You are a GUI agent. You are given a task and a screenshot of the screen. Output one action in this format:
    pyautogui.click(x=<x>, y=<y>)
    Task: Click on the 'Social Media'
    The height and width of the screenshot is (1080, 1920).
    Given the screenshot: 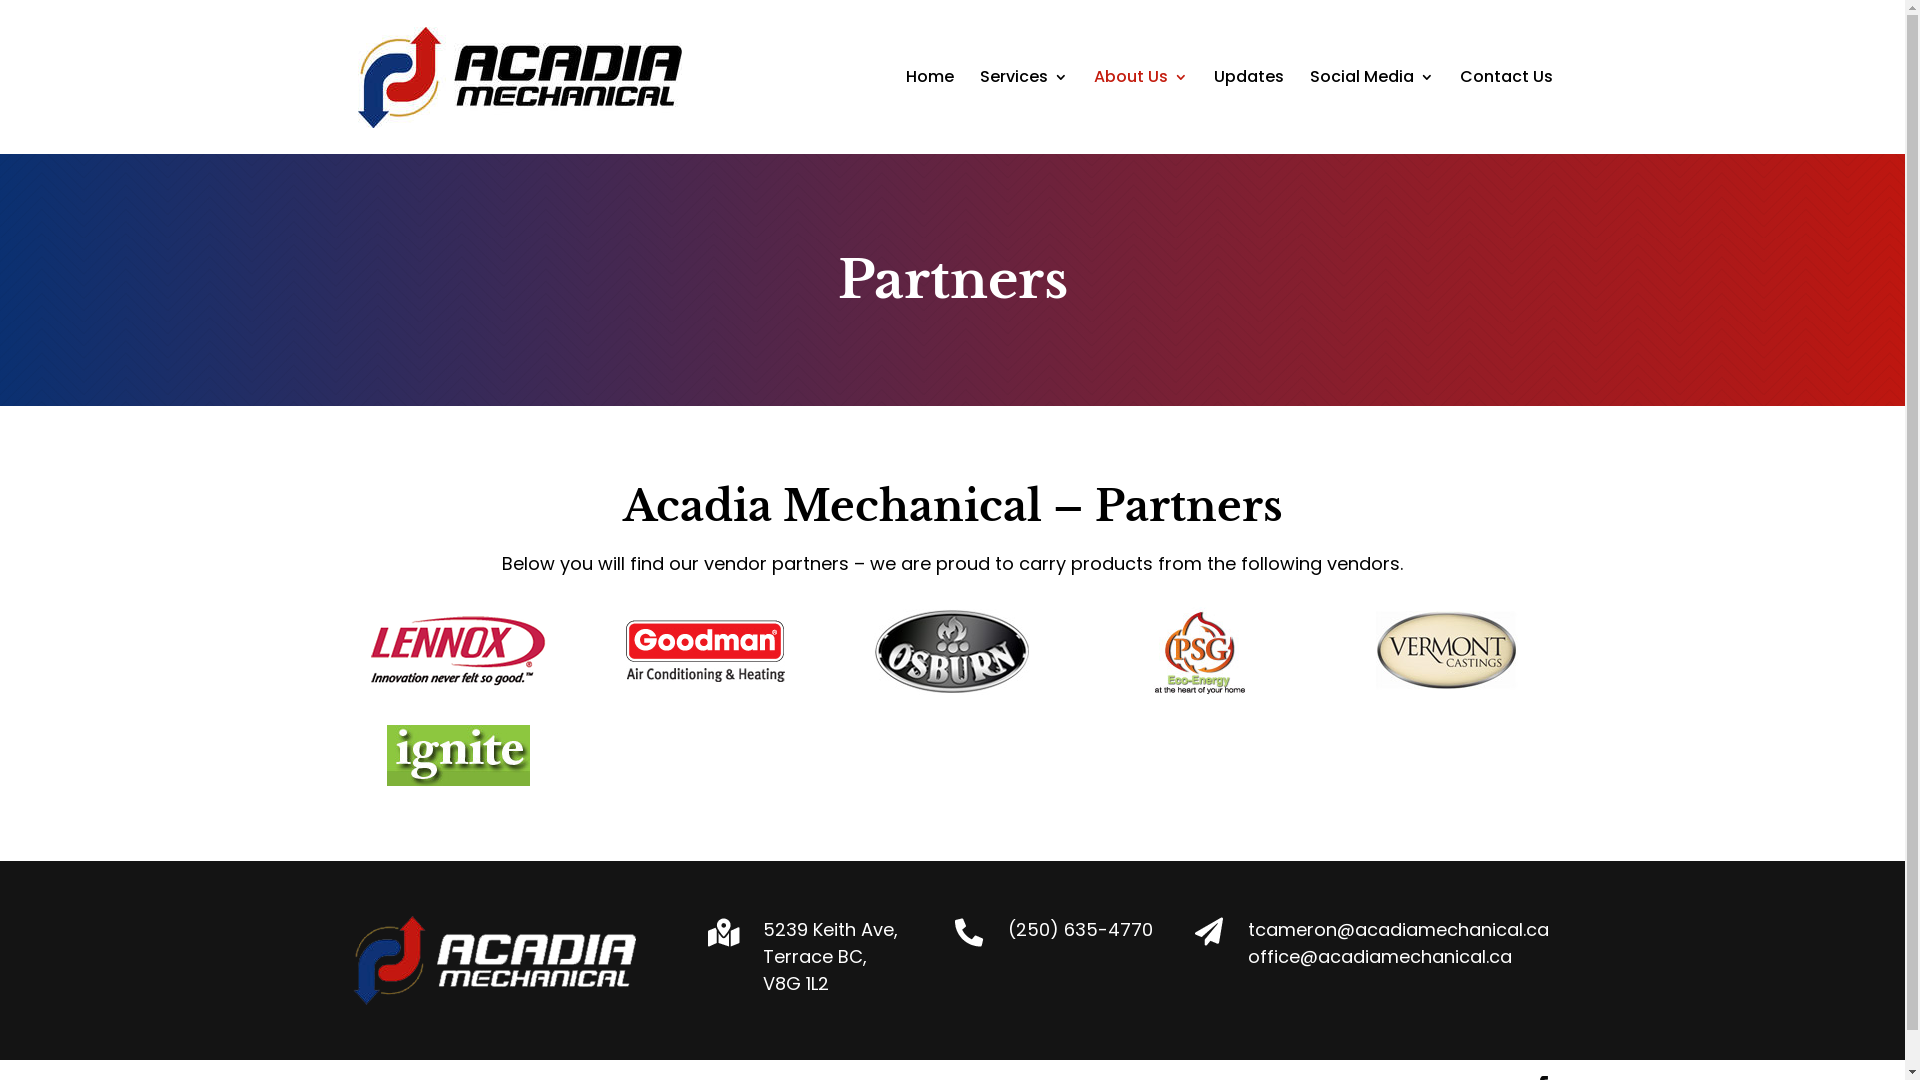 What is the action you would take?
    pyautogui.click(x=1310, y=111)
    